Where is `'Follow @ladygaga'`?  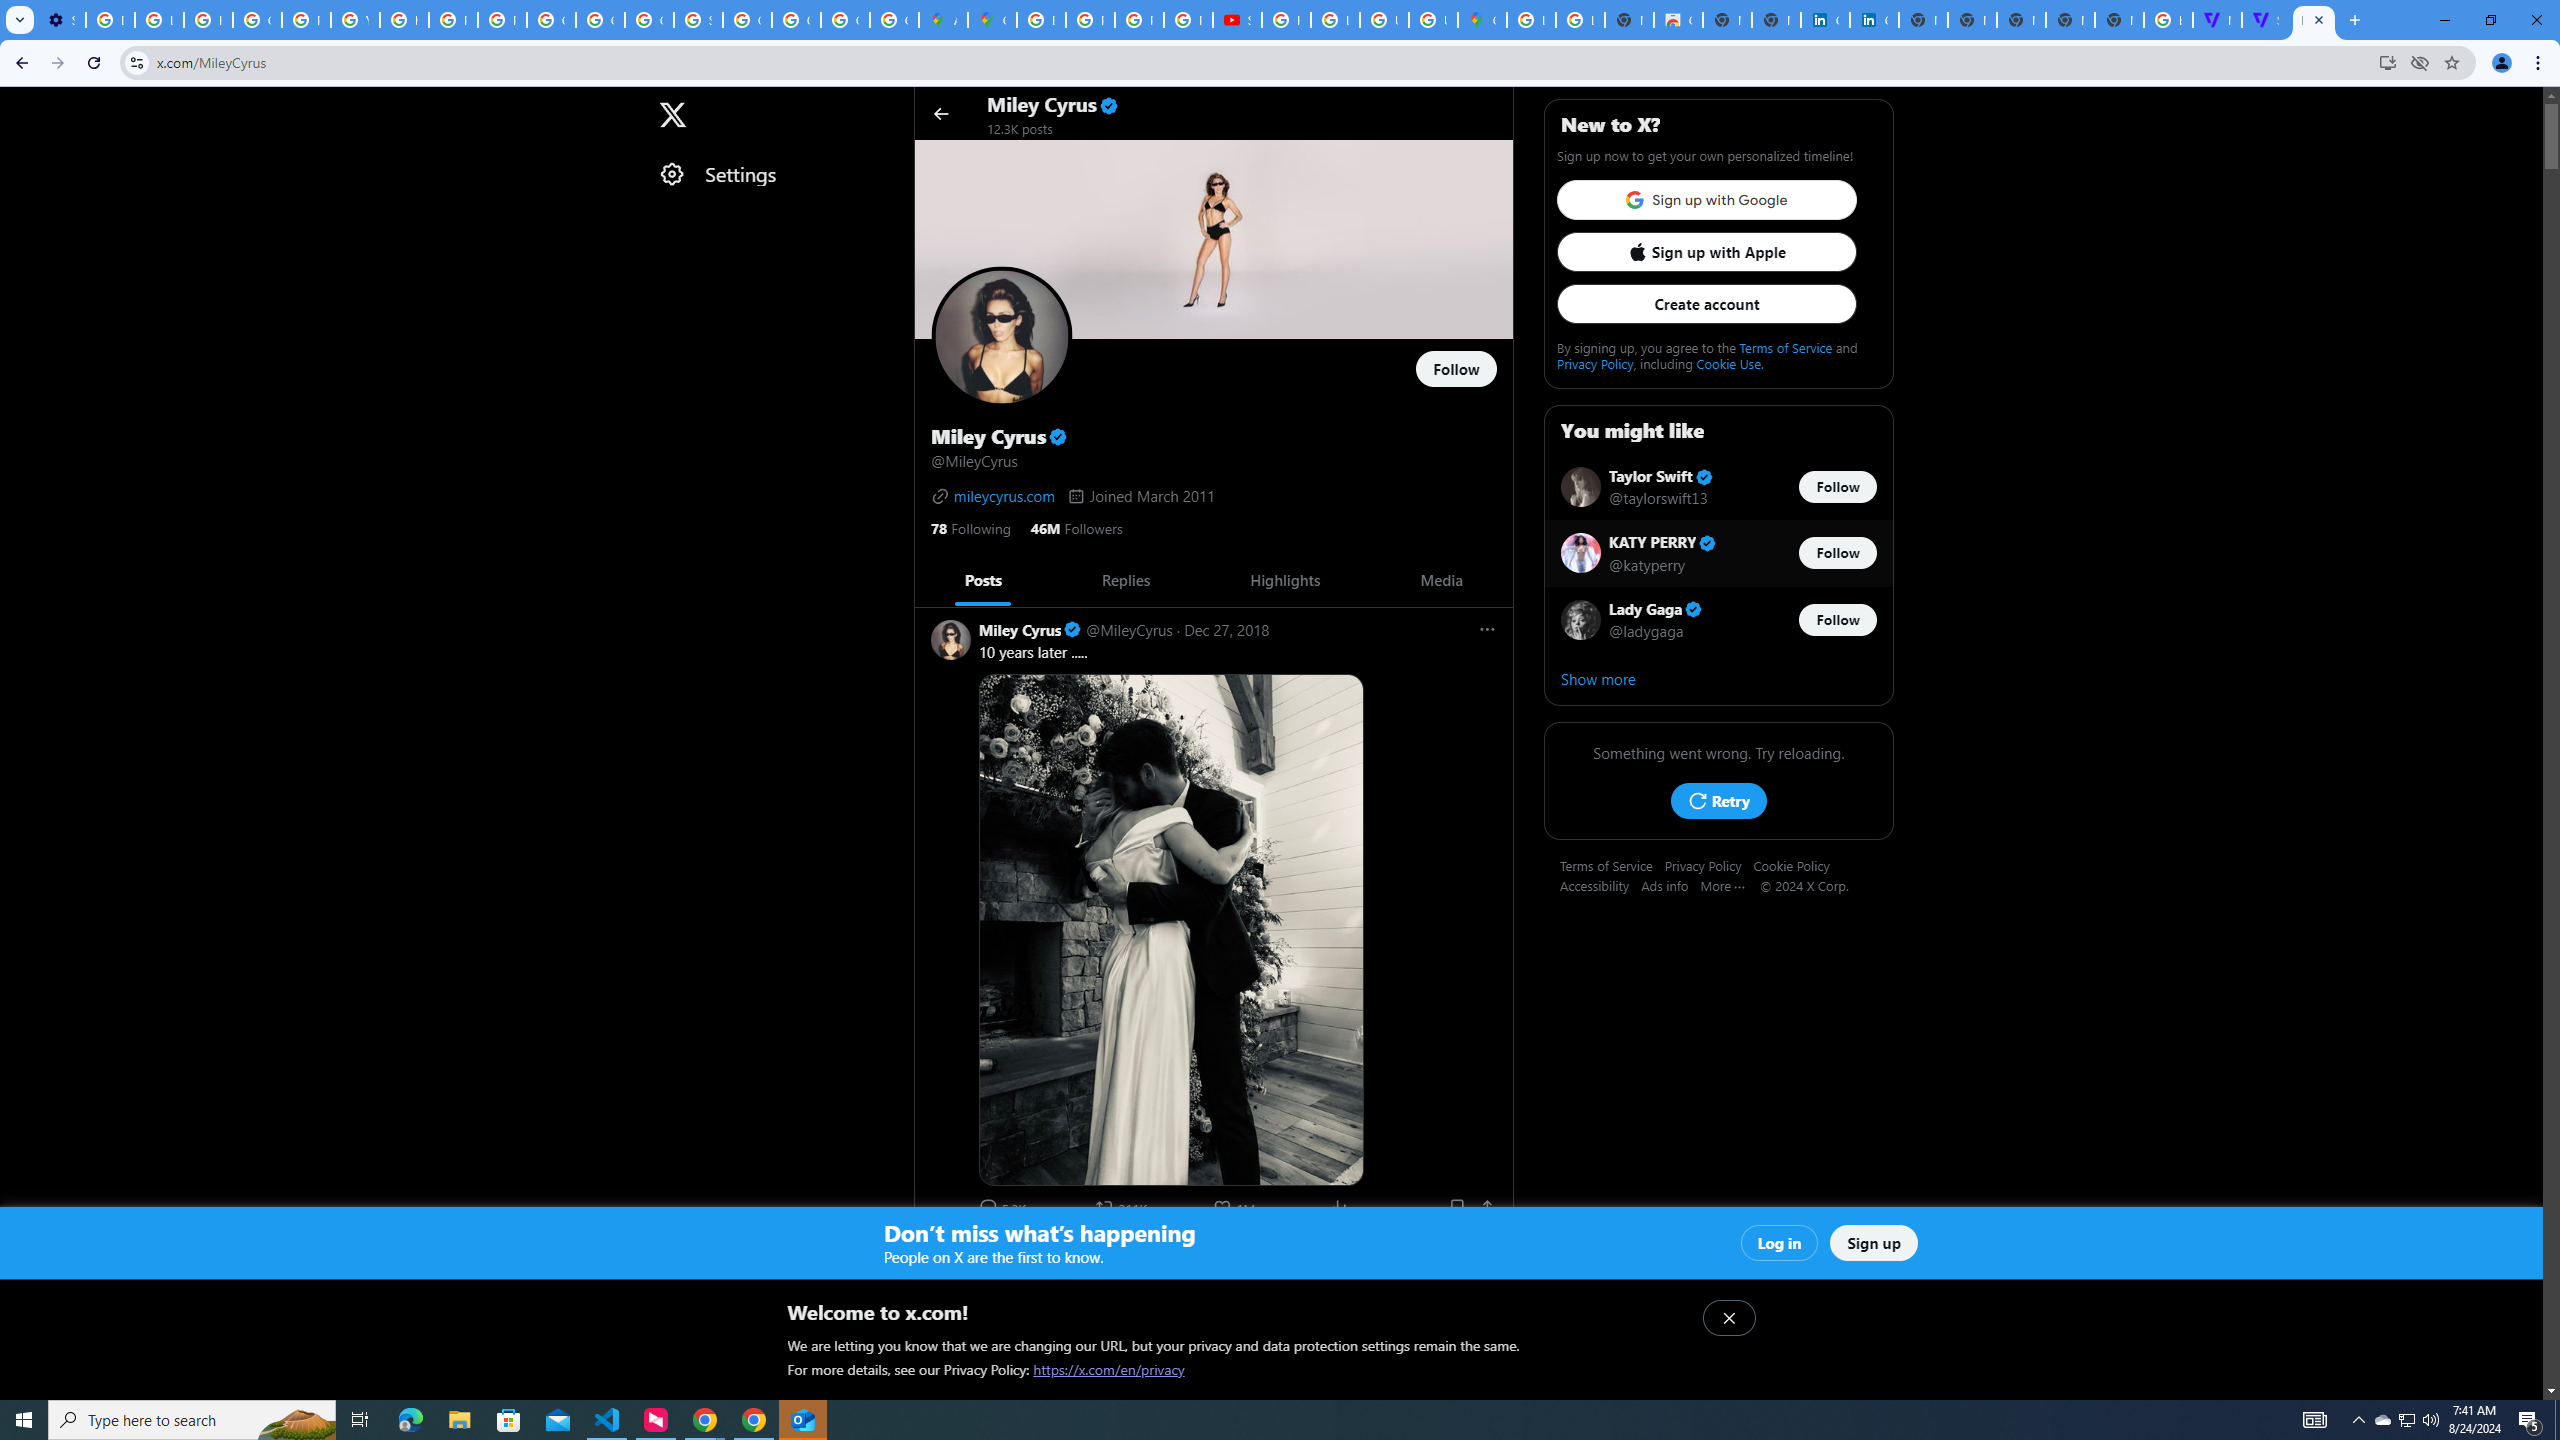 'Follow @ladygaga' is located at coordinates (1838, 618).